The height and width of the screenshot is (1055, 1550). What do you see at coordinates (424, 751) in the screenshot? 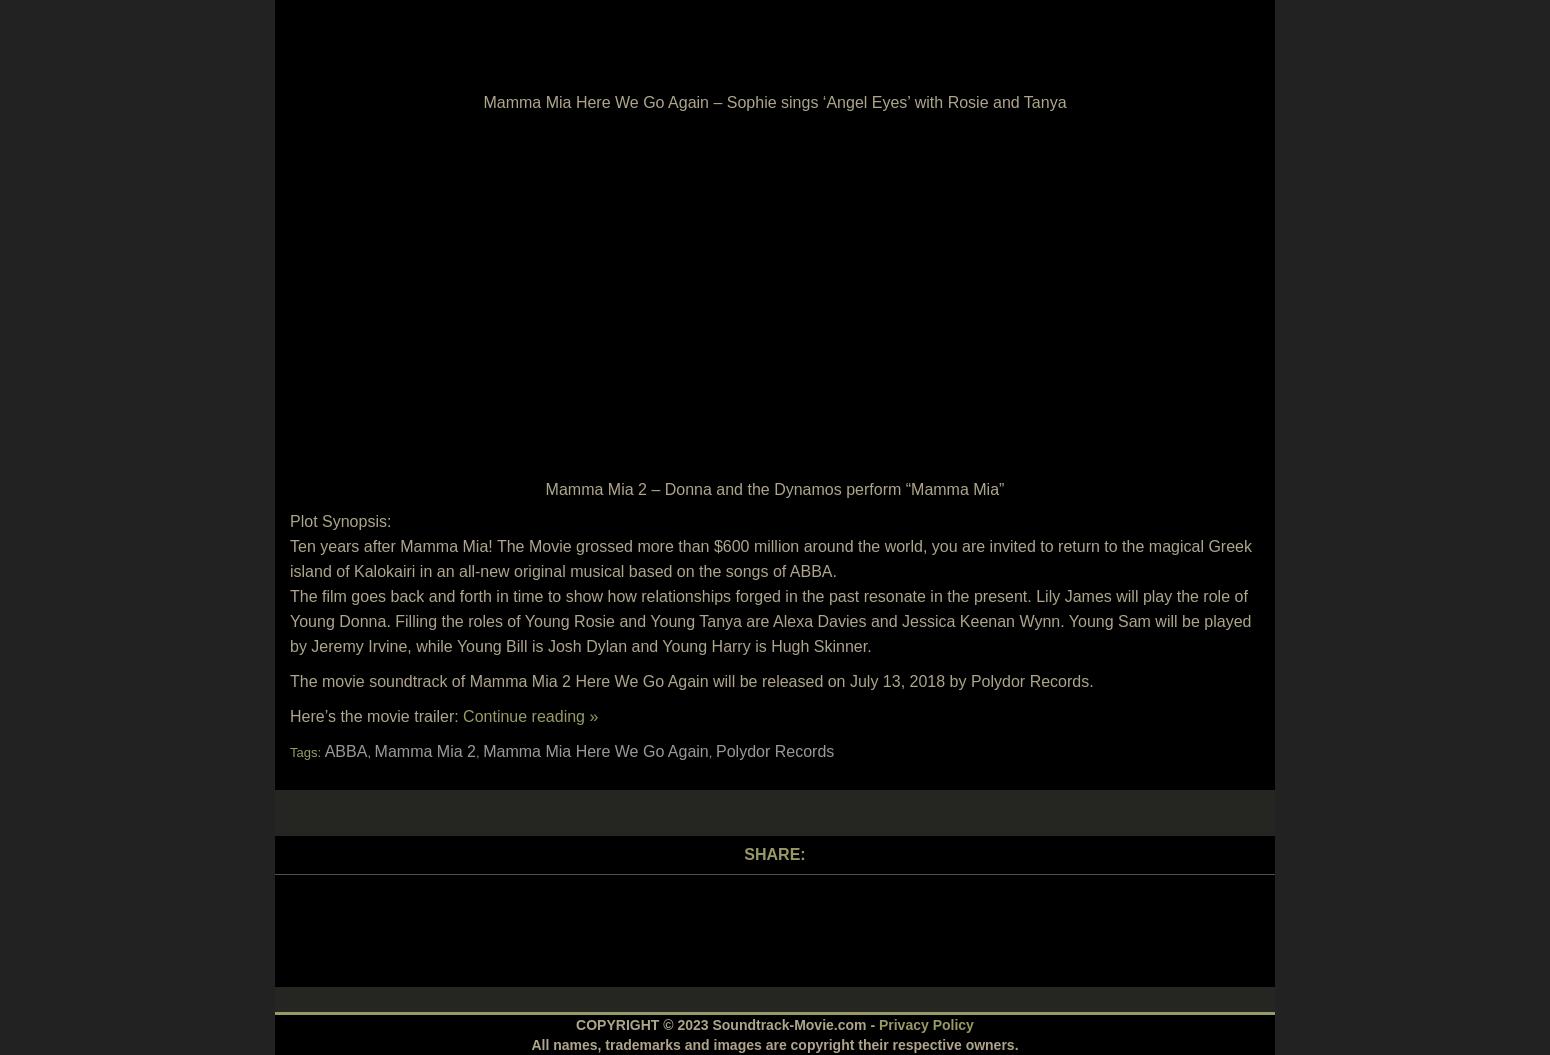
I see `'Mamma Mia 2'` at bounding box center [424, 751].